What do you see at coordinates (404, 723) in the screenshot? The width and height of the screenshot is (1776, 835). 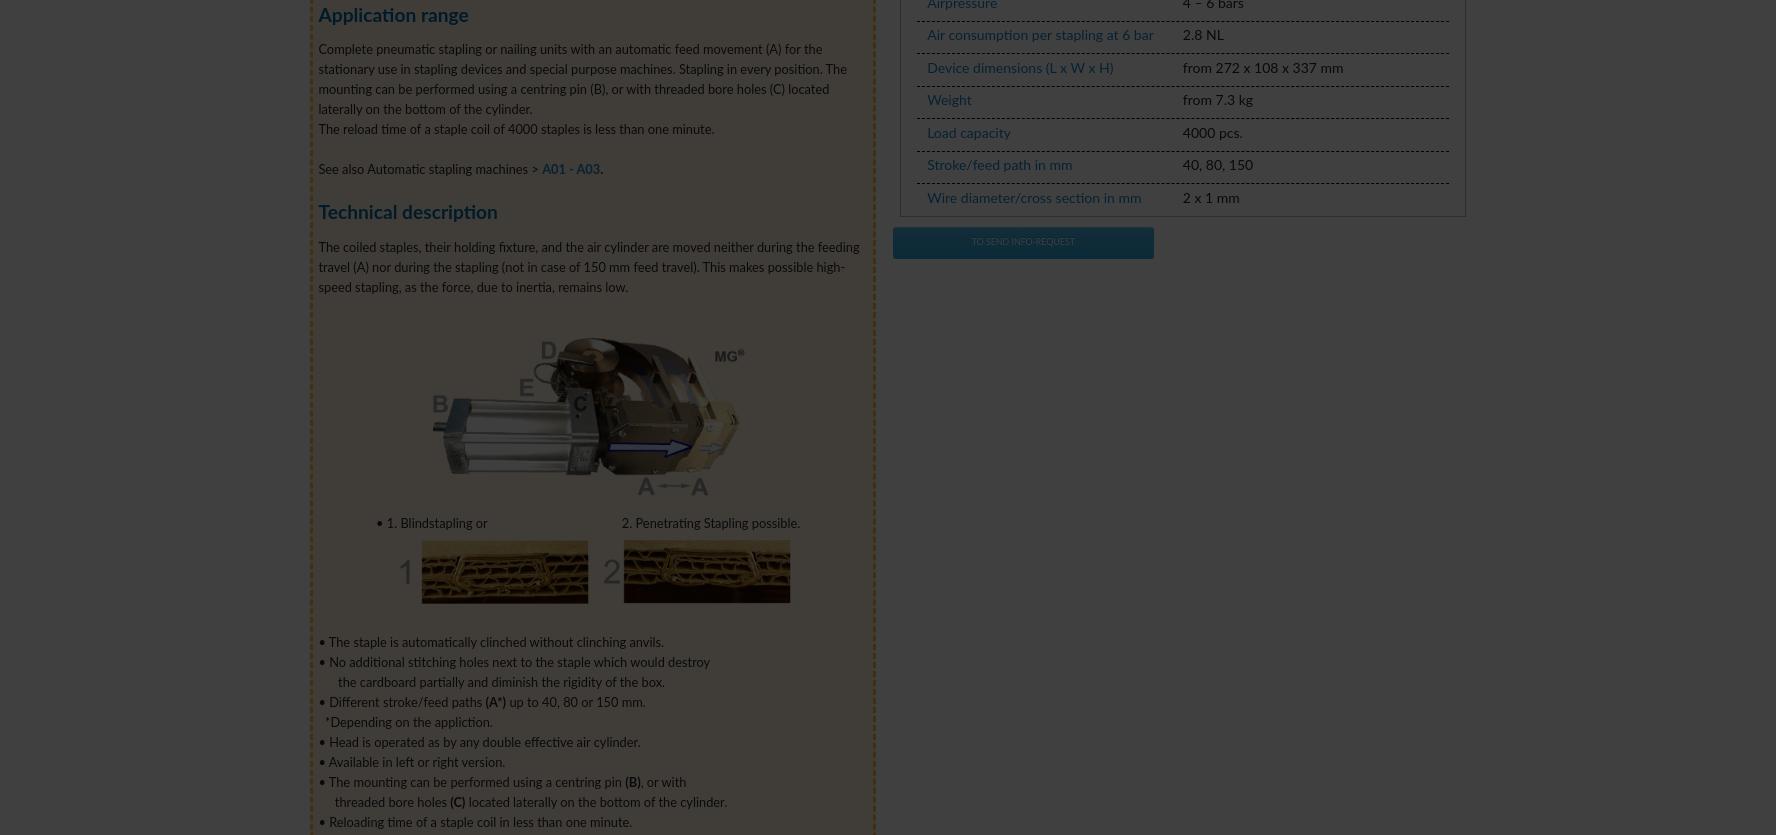 I see `'*Depending on the appliction.'` at bounding box center [404, 723].